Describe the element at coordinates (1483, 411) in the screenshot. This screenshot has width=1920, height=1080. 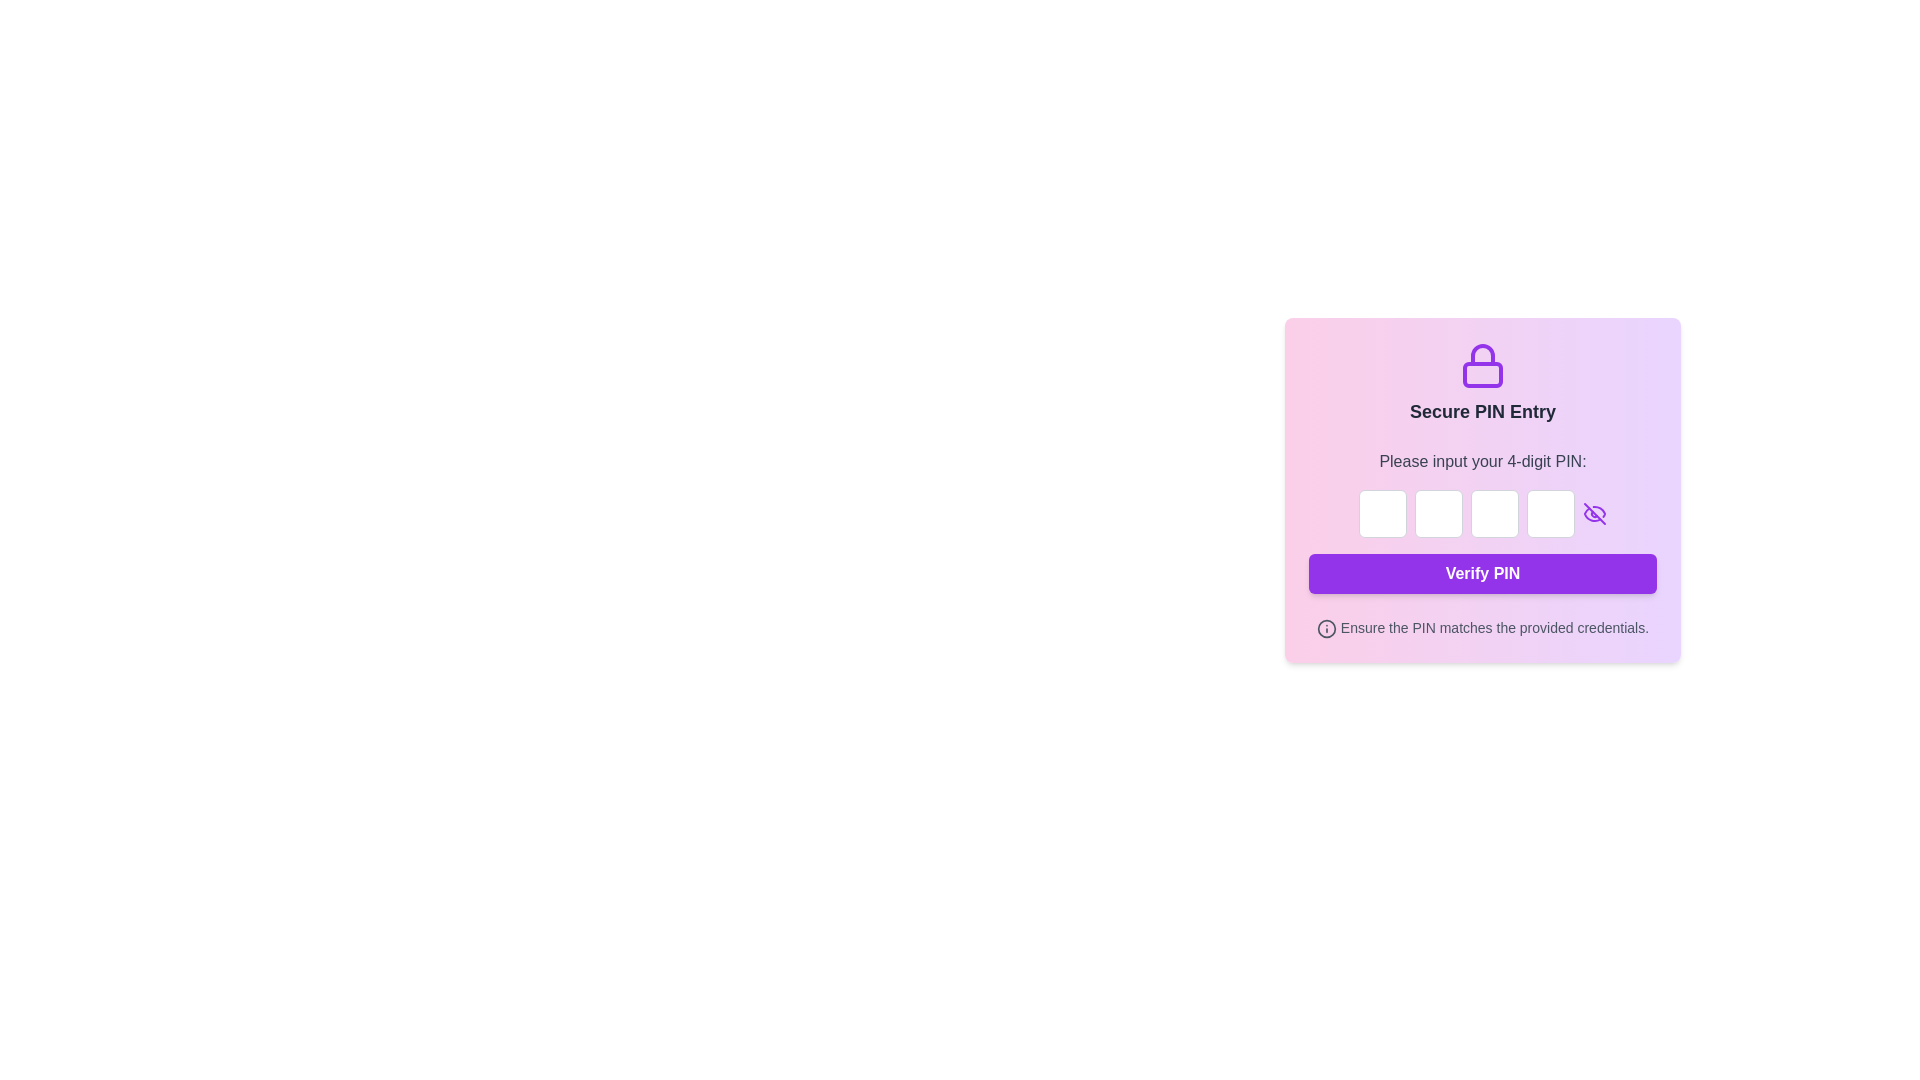
I see `the 'Secure PIN Entry' static text label, which is a prominent section header styled in bold dark gray, located below a lock icon` at that location.